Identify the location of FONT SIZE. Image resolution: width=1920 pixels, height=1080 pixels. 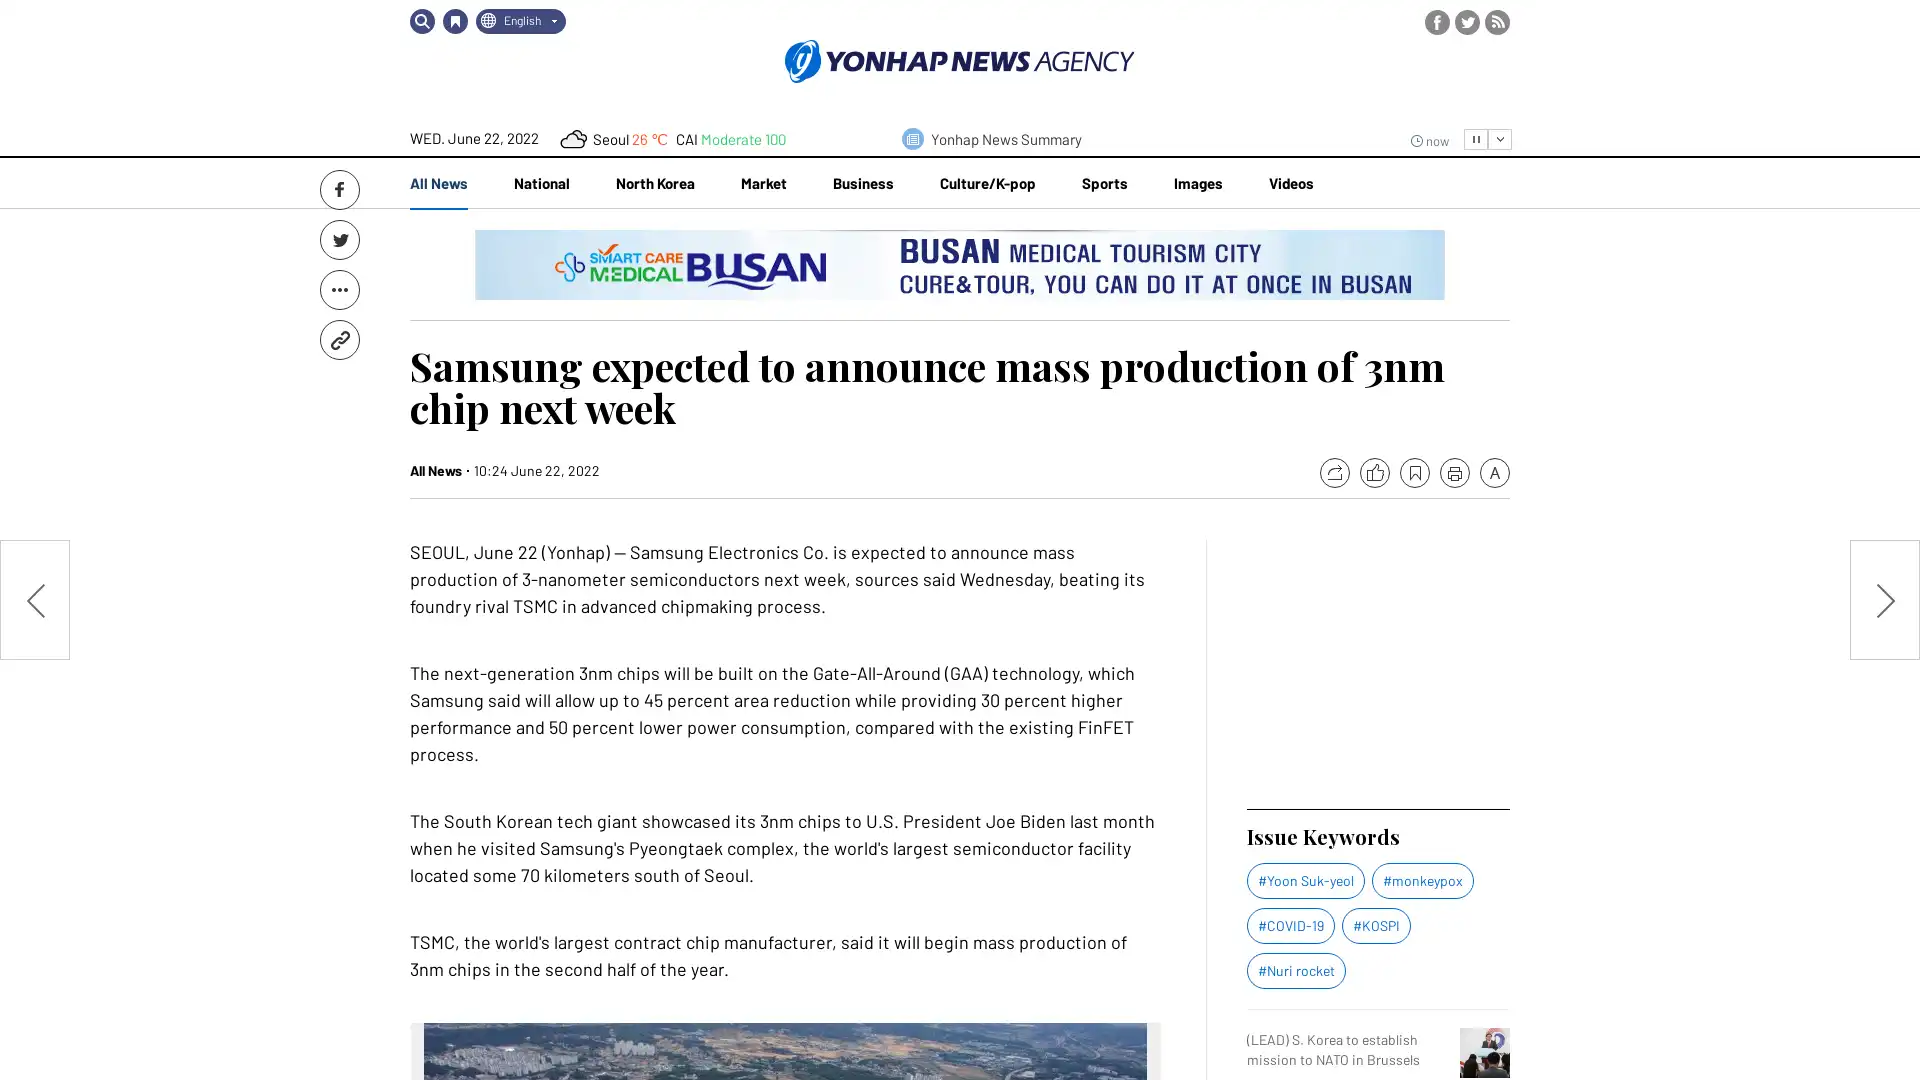
(1494, 473).